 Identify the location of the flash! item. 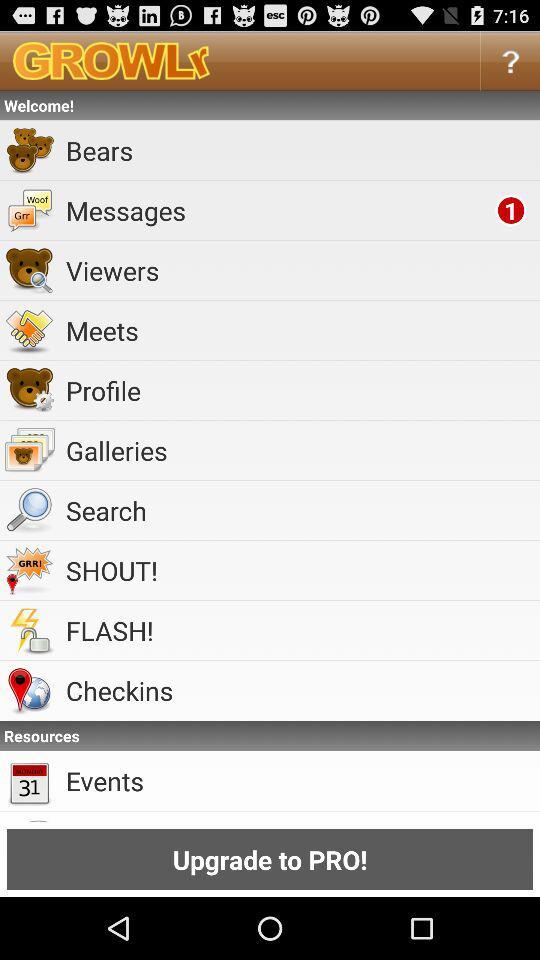
(298, 629).